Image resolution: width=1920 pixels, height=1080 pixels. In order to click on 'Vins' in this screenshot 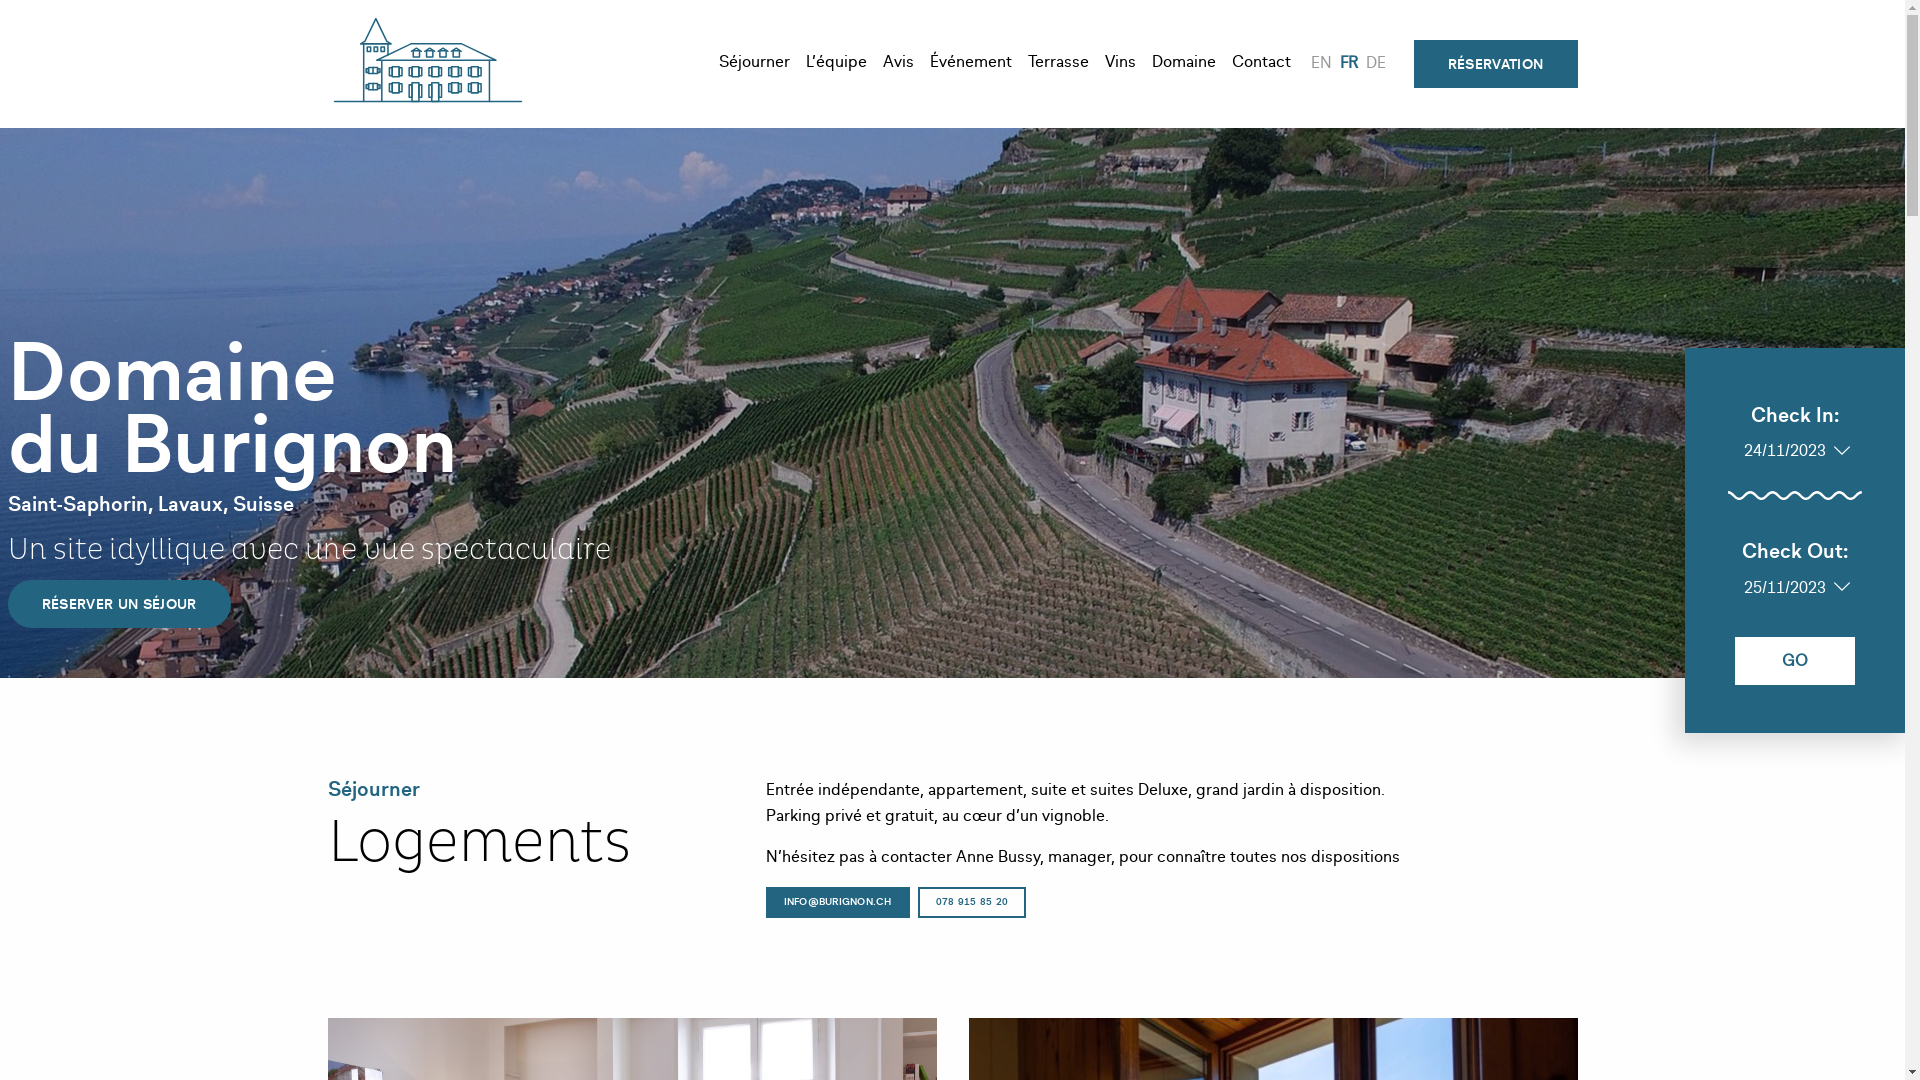, I will do `click(1120, 63)`.